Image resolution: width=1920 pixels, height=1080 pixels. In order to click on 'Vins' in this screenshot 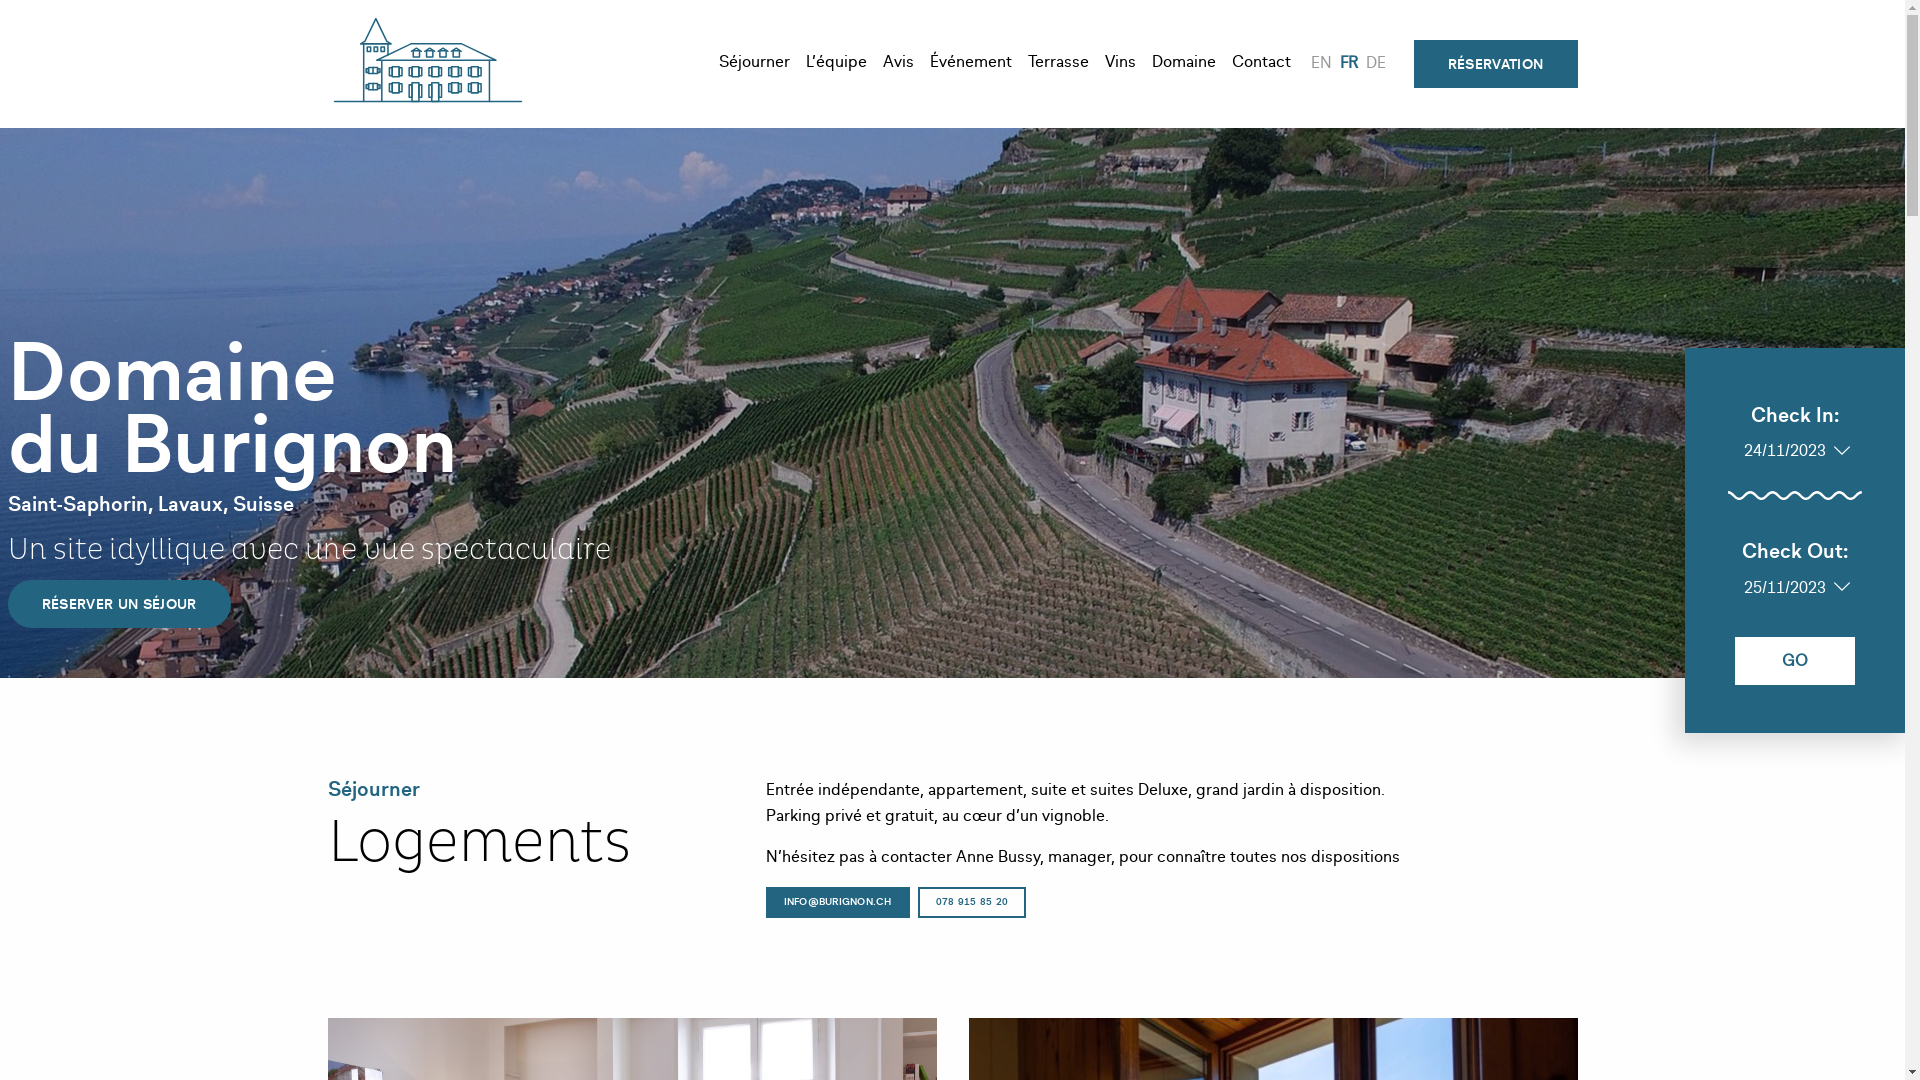, I will do `click(1120, 63)`.